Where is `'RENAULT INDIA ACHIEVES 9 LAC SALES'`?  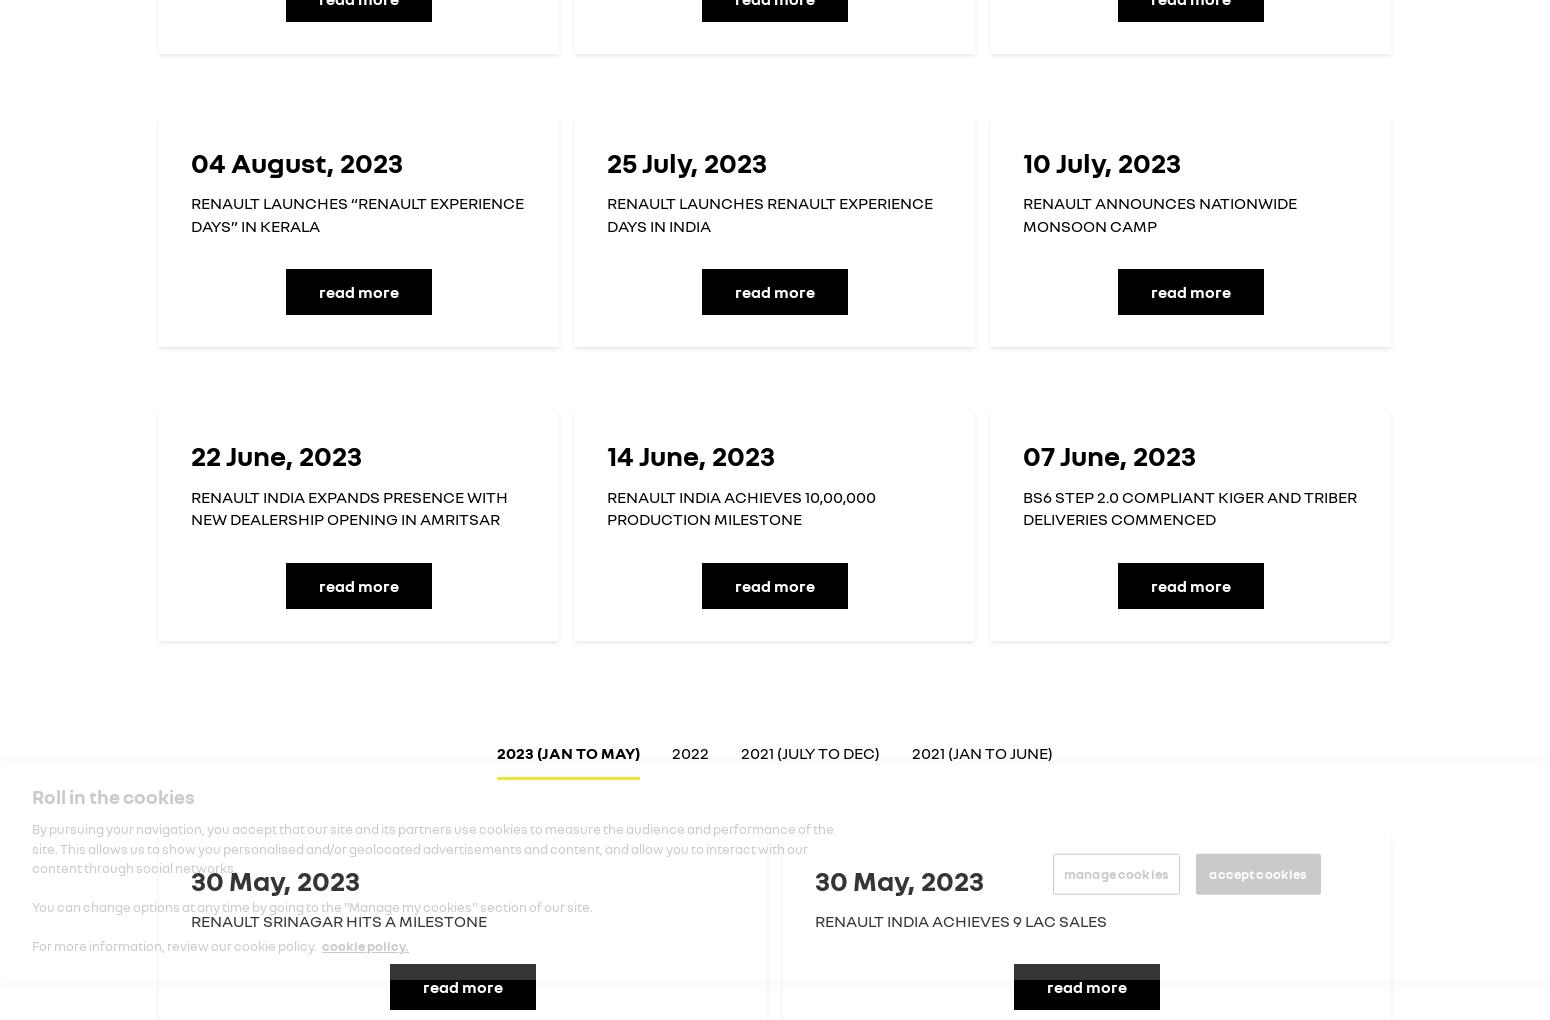
'RENAULT INDIA ACHIEVES 9 LAC SALES' is located at coordinates (960, 920).